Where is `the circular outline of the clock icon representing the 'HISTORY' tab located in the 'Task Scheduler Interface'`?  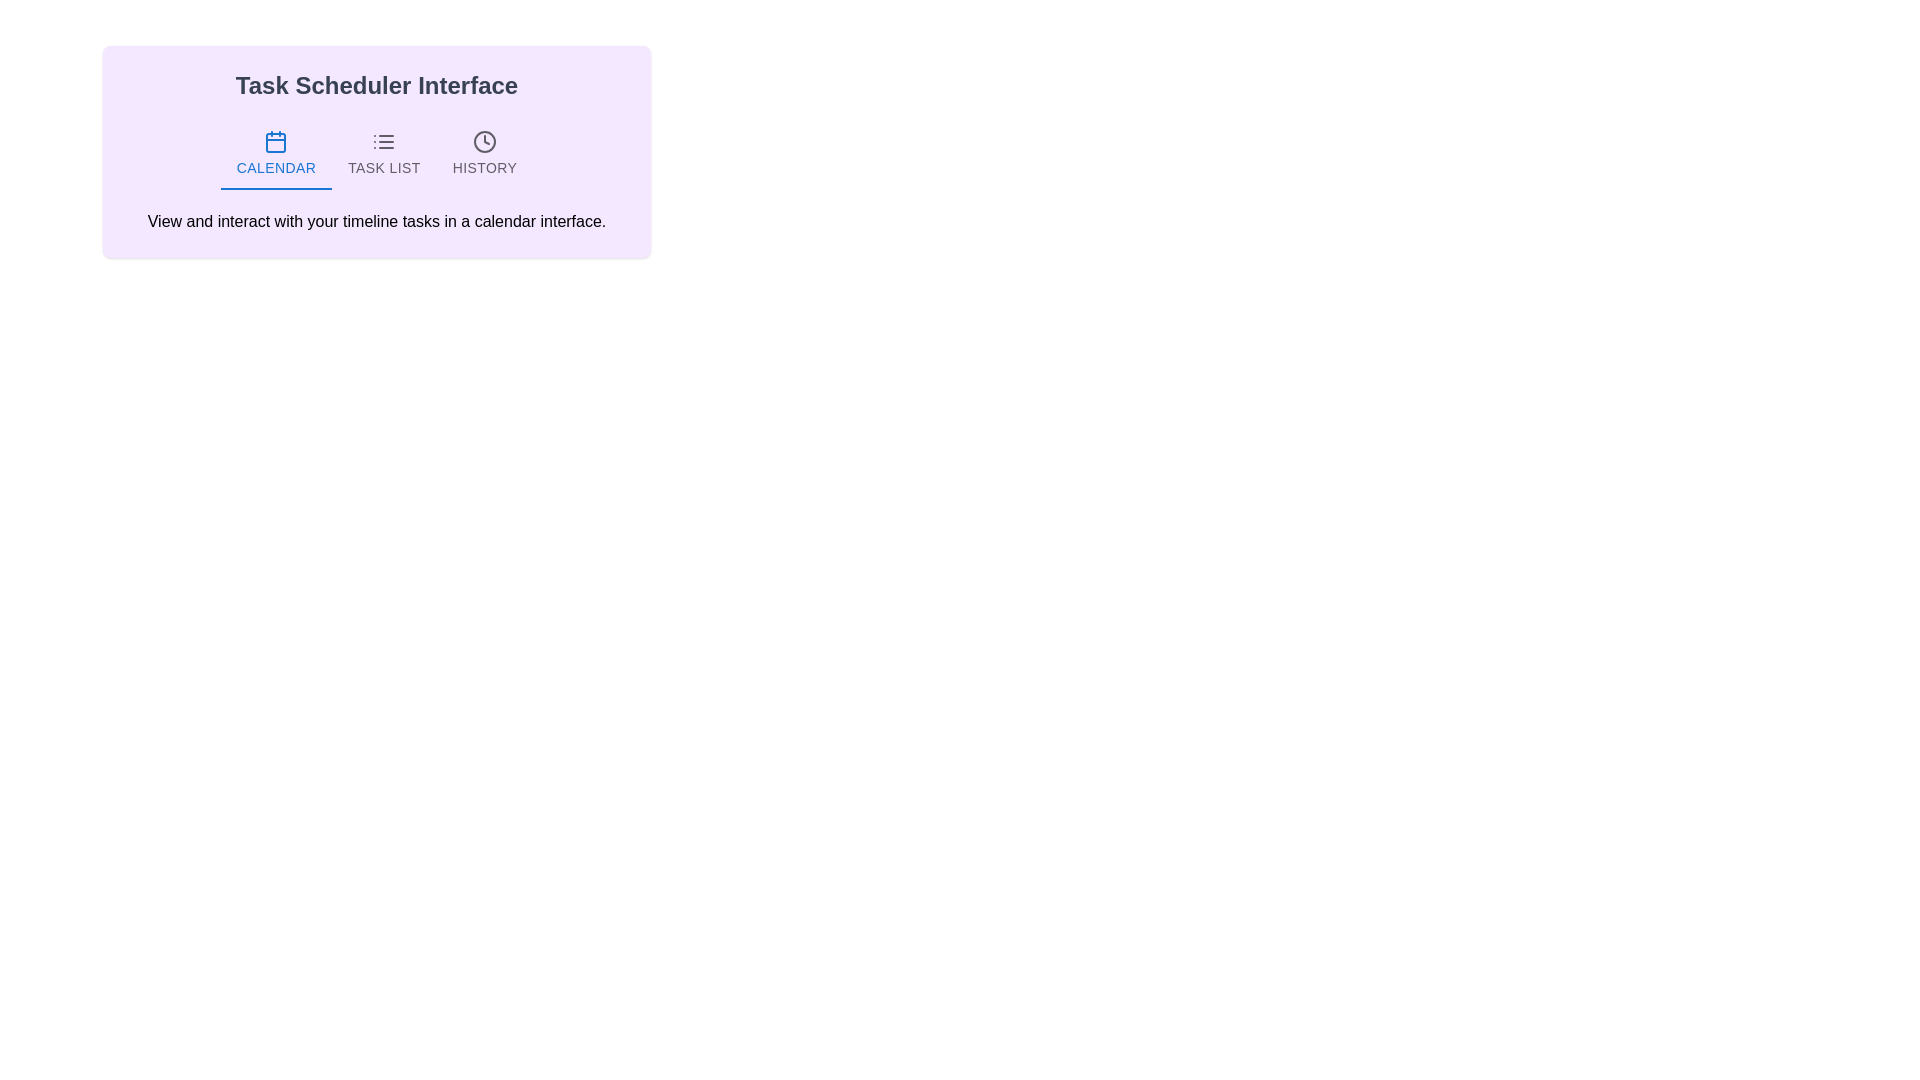 the circular outline of the clock icon representing the 'HISTORY' tab located in the 'Task Scheduler Interface' is located at coordinates (484, 141).